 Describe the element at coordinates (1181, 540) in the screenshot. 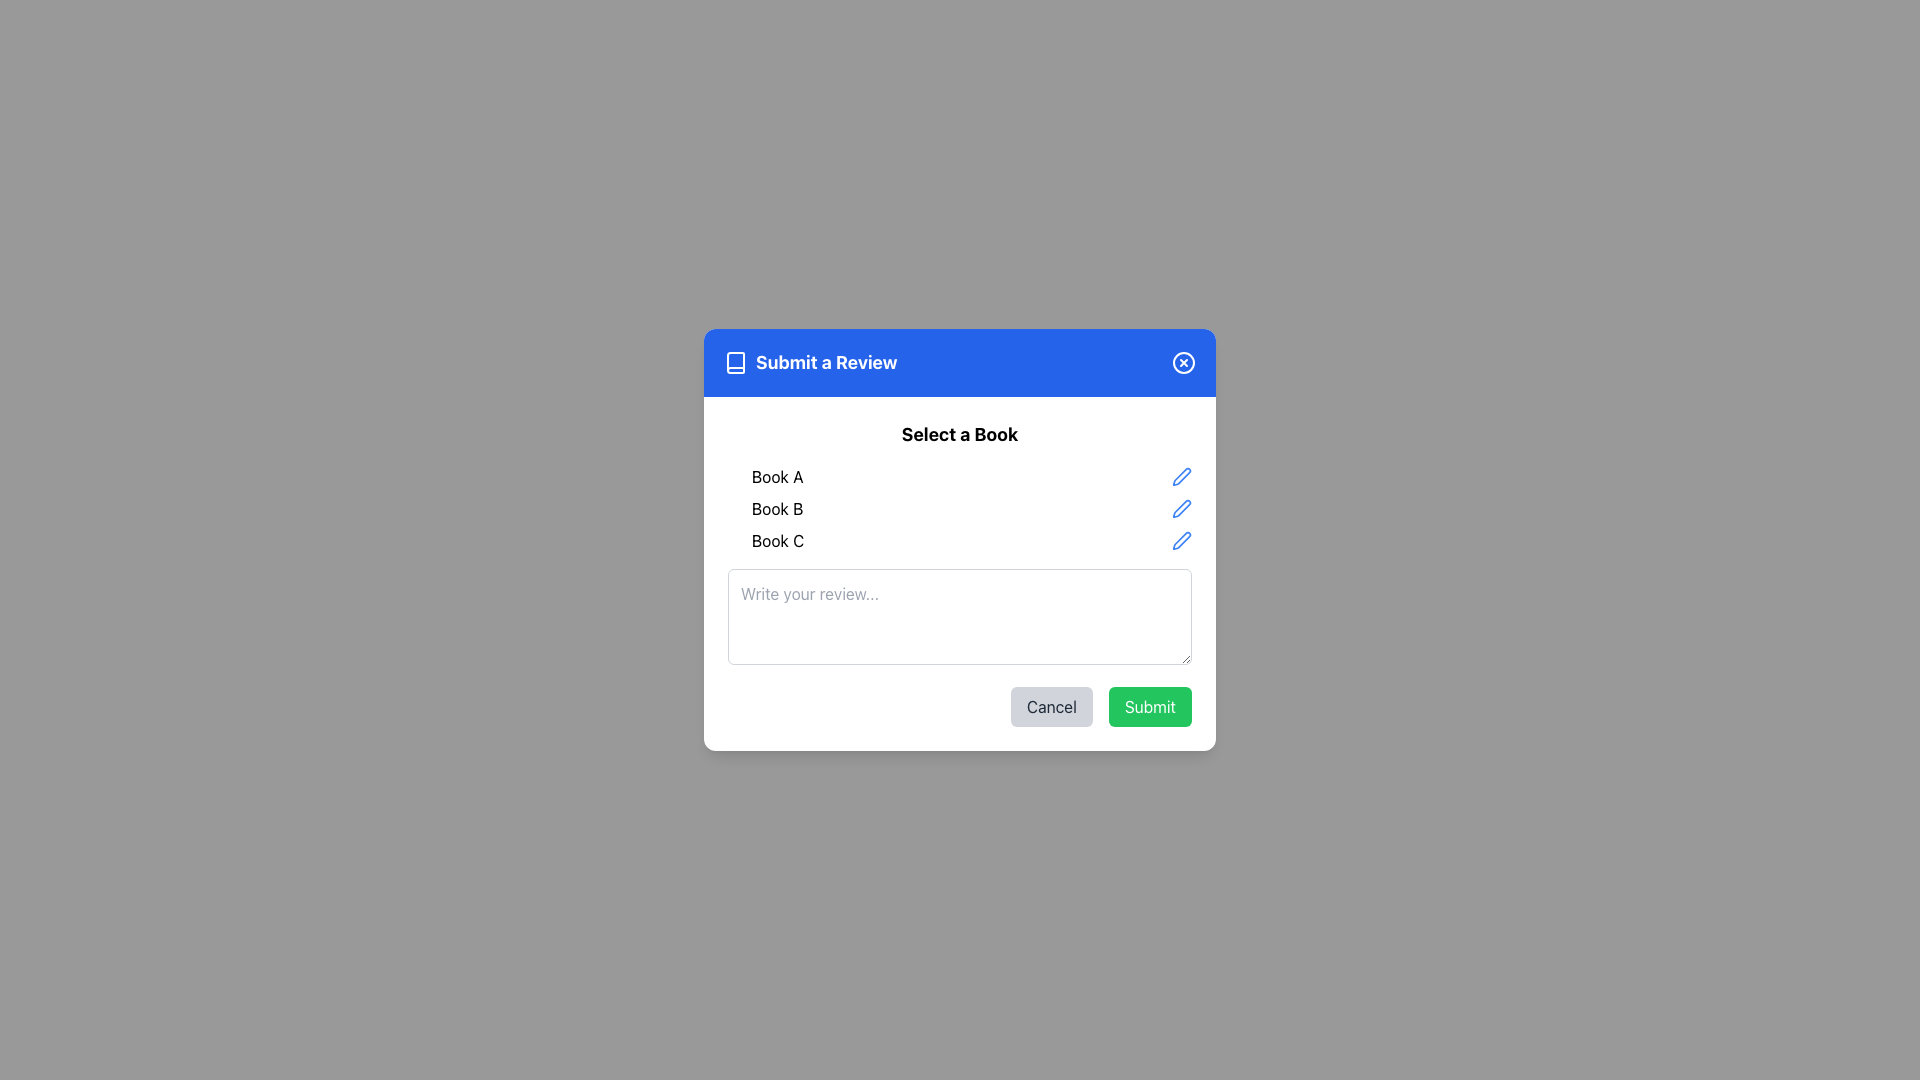

I see `the small blue pen icon located to the right of the list entry 'Book C'` at that location.